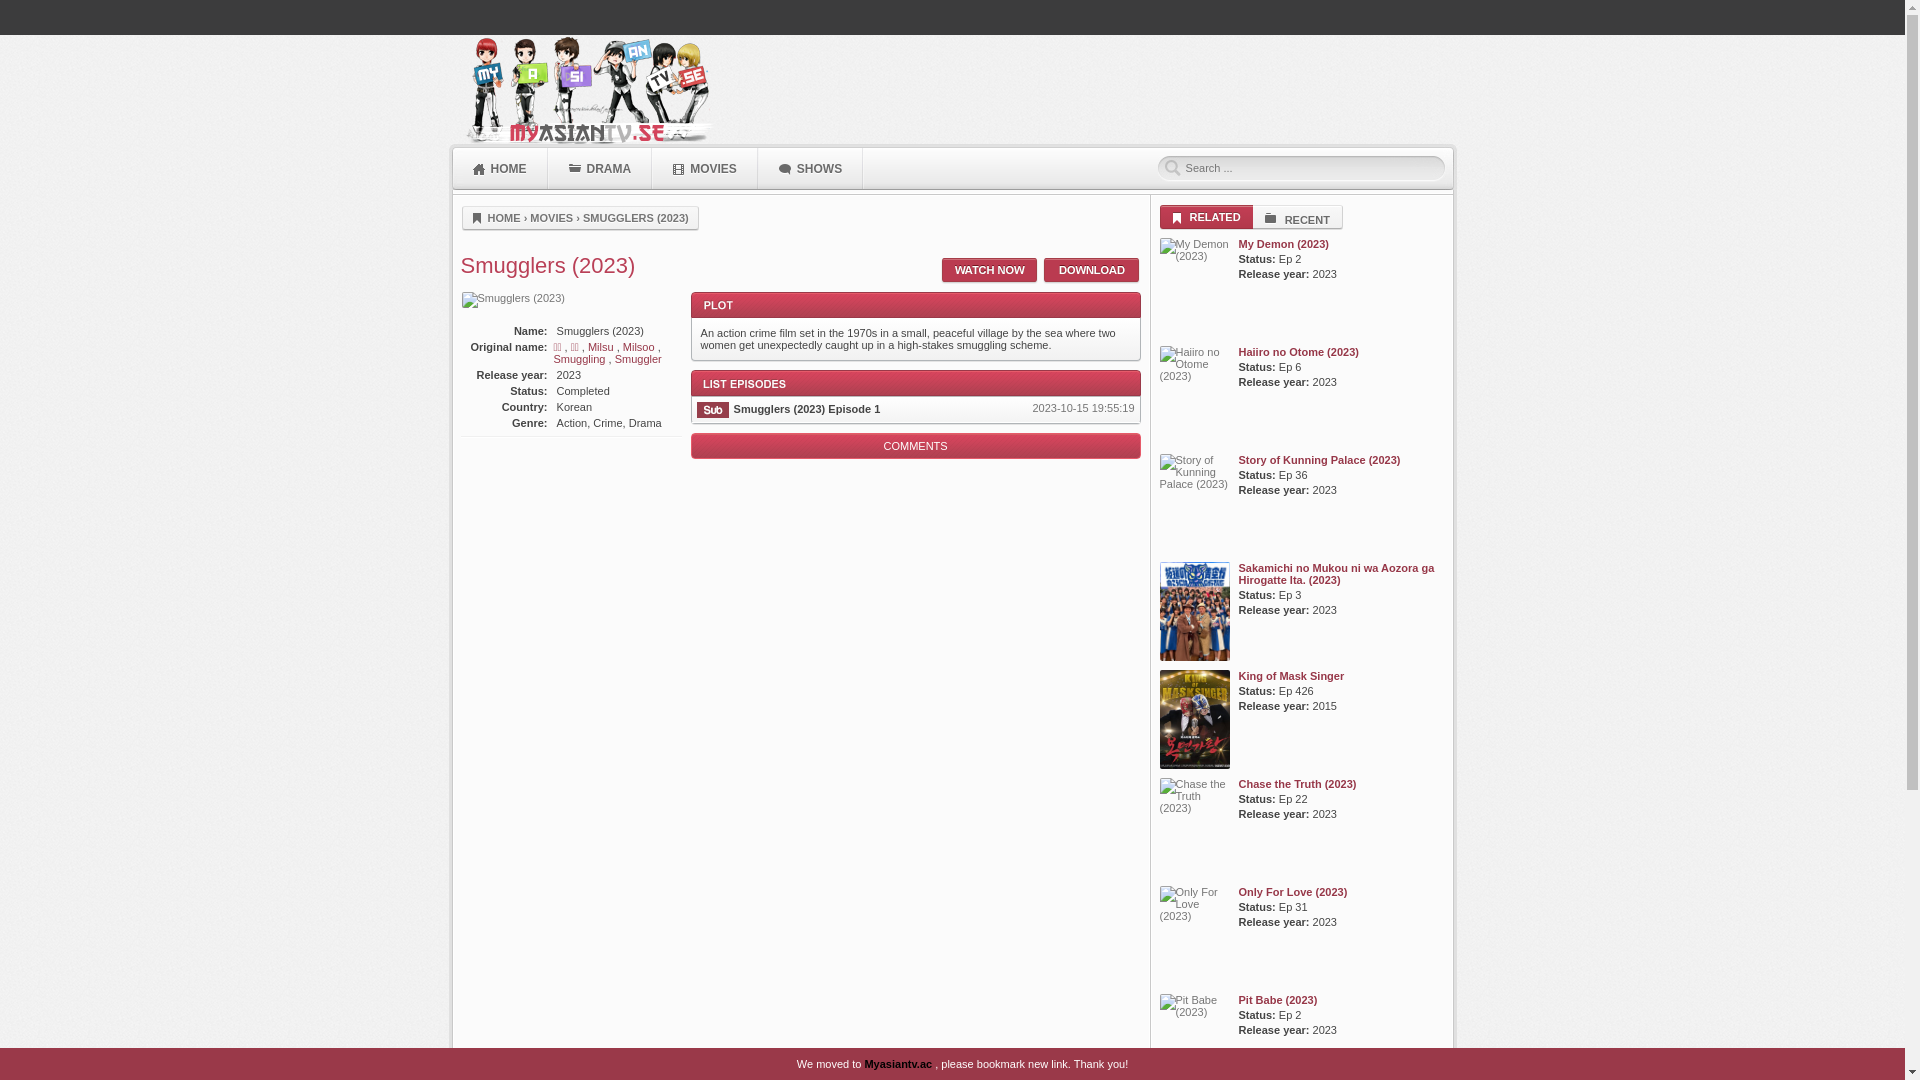 This screenshot has height=1080, width=1920. What do you see at coordinates (1297, 350) in the screenshot?
I see `'Haiiro no Otome (2023)'` at bounding box center [1297, 350].